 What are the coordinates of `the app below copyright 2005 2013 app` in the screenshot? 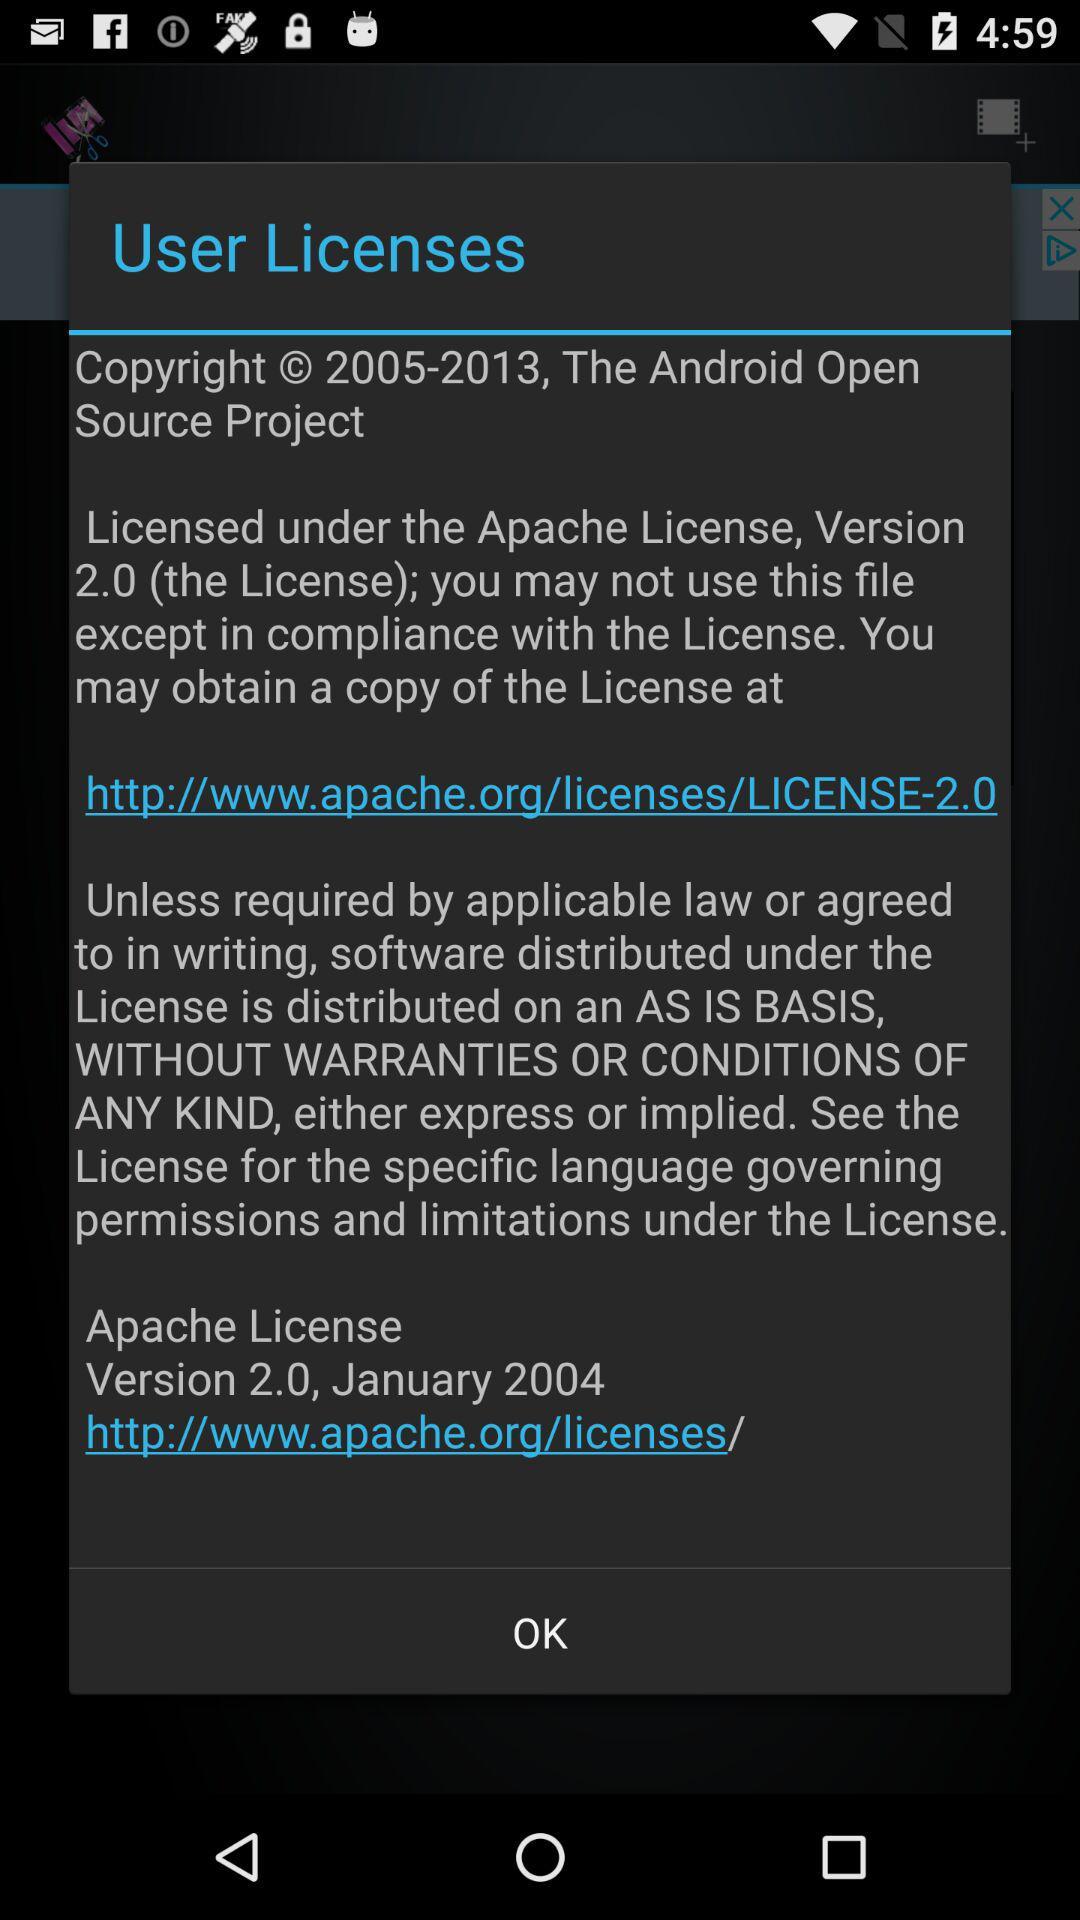 It's located at (540, 1632).